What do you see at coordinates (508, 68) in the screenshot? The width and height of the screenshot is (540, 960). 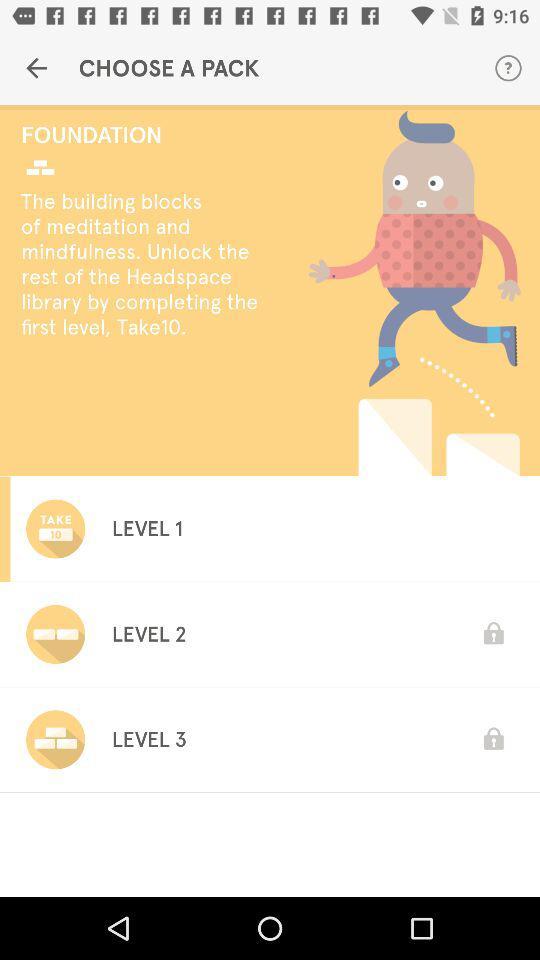 I see `the icon next to the choose a pack` at bounding box center [508, 68].